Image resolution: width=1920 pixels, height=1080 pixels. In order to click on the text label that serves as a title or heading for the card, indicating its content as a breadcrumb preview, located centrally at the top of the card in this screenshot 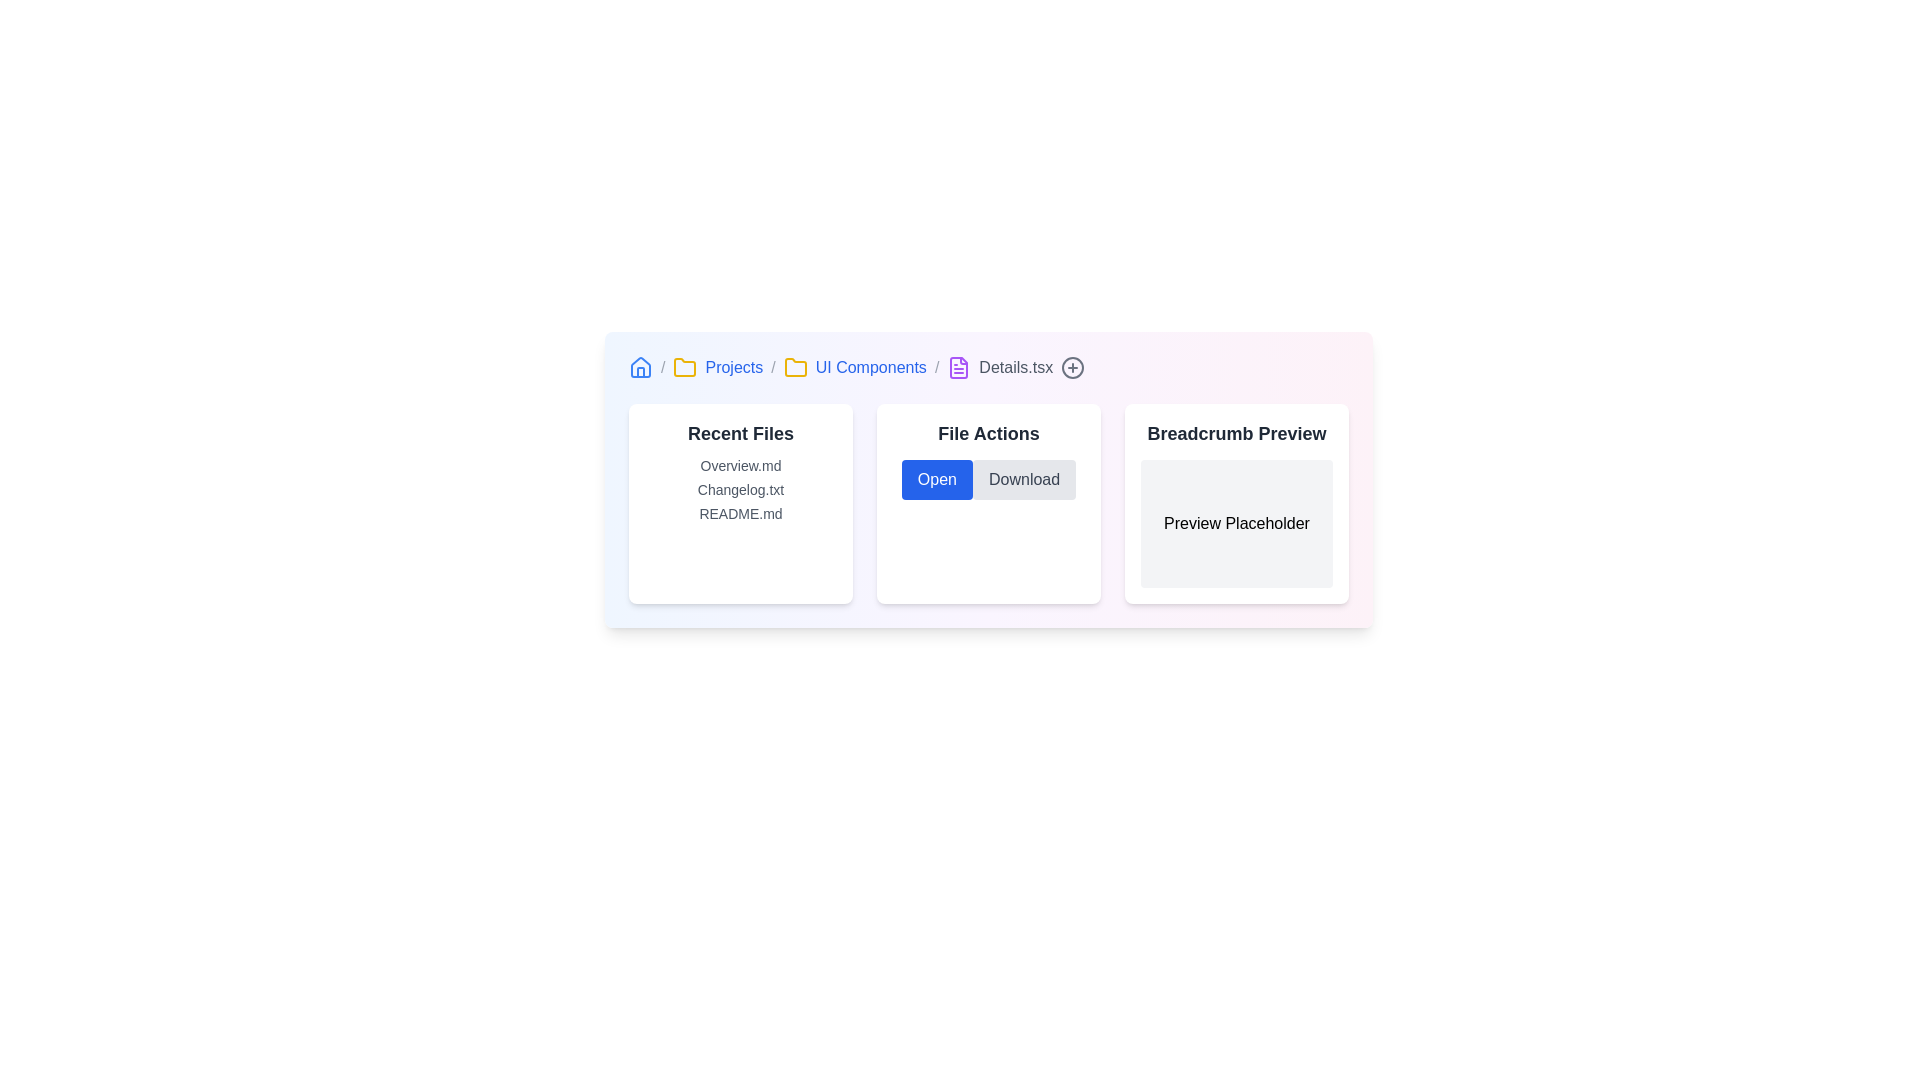, I will do `click(1236, 433)`.